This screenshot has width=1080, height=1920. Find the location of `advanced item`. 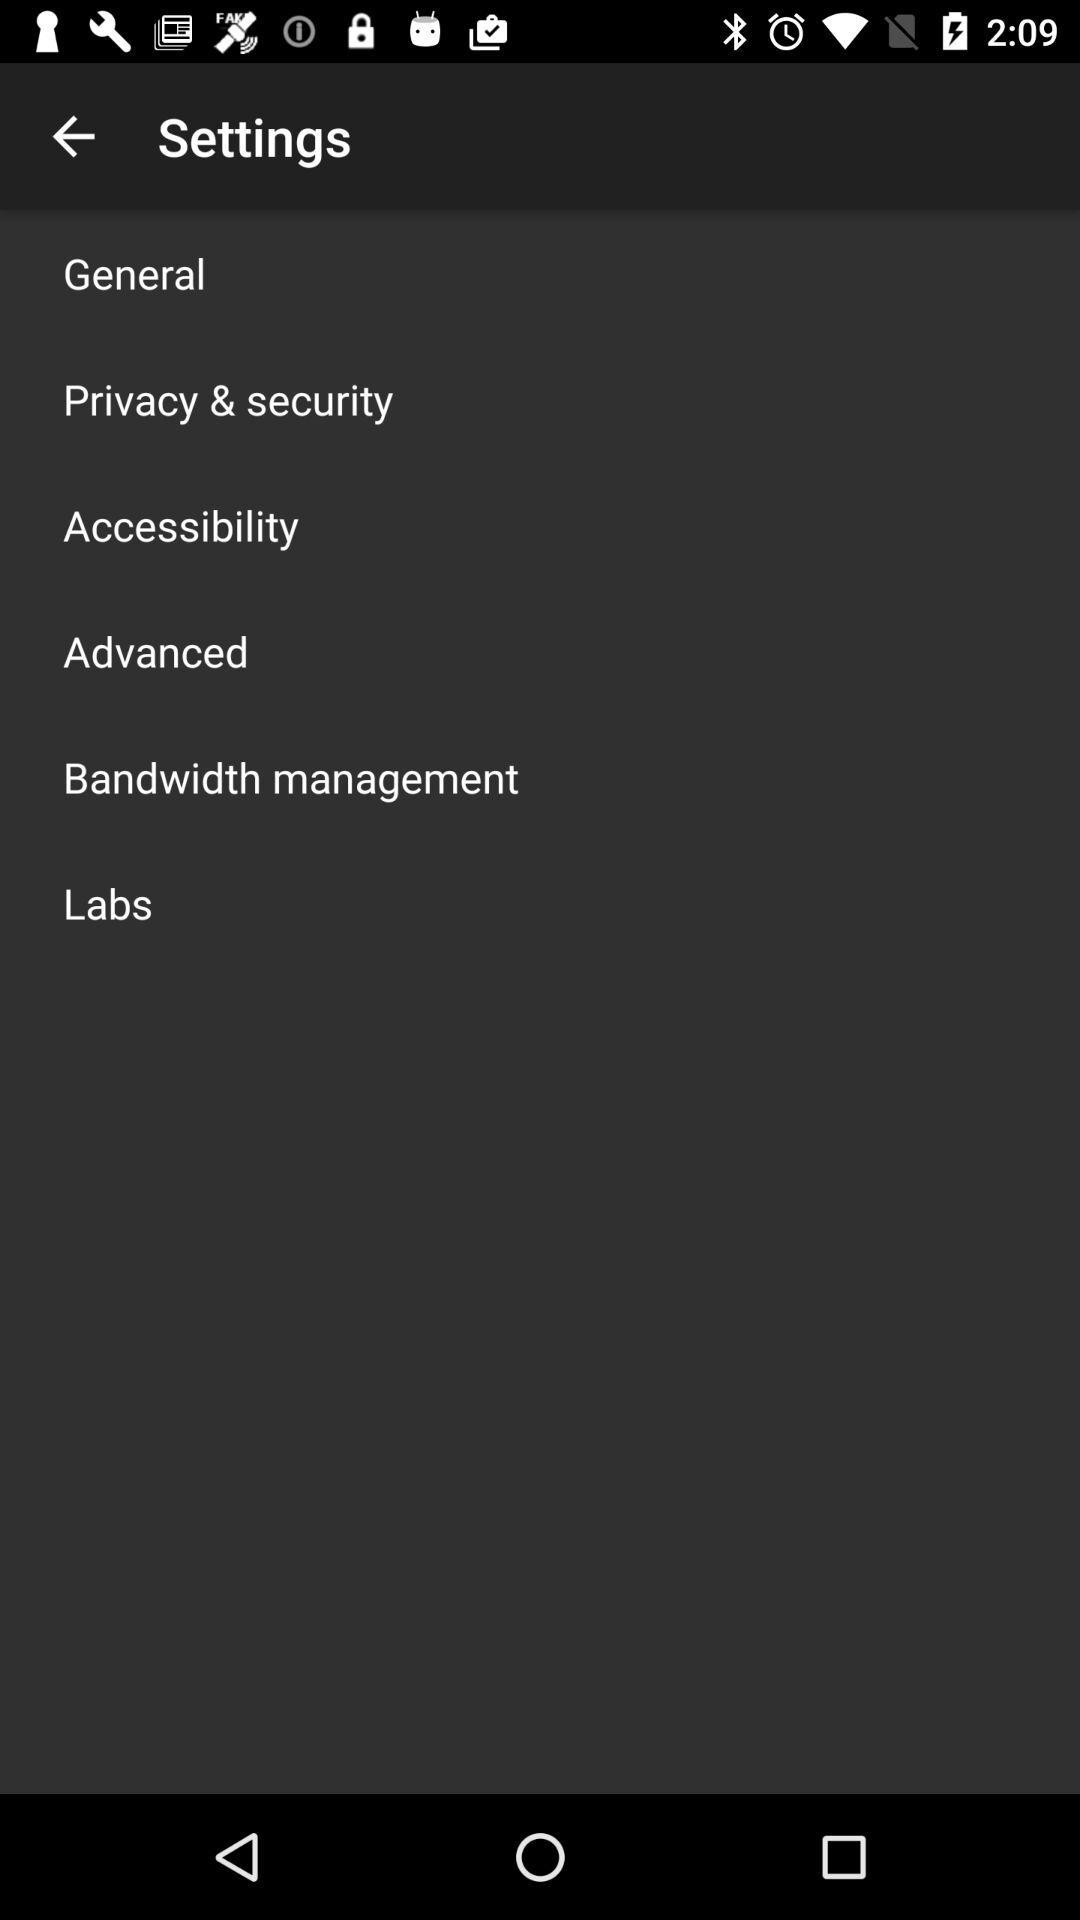

advanced item is located at coordinates (154, 651).